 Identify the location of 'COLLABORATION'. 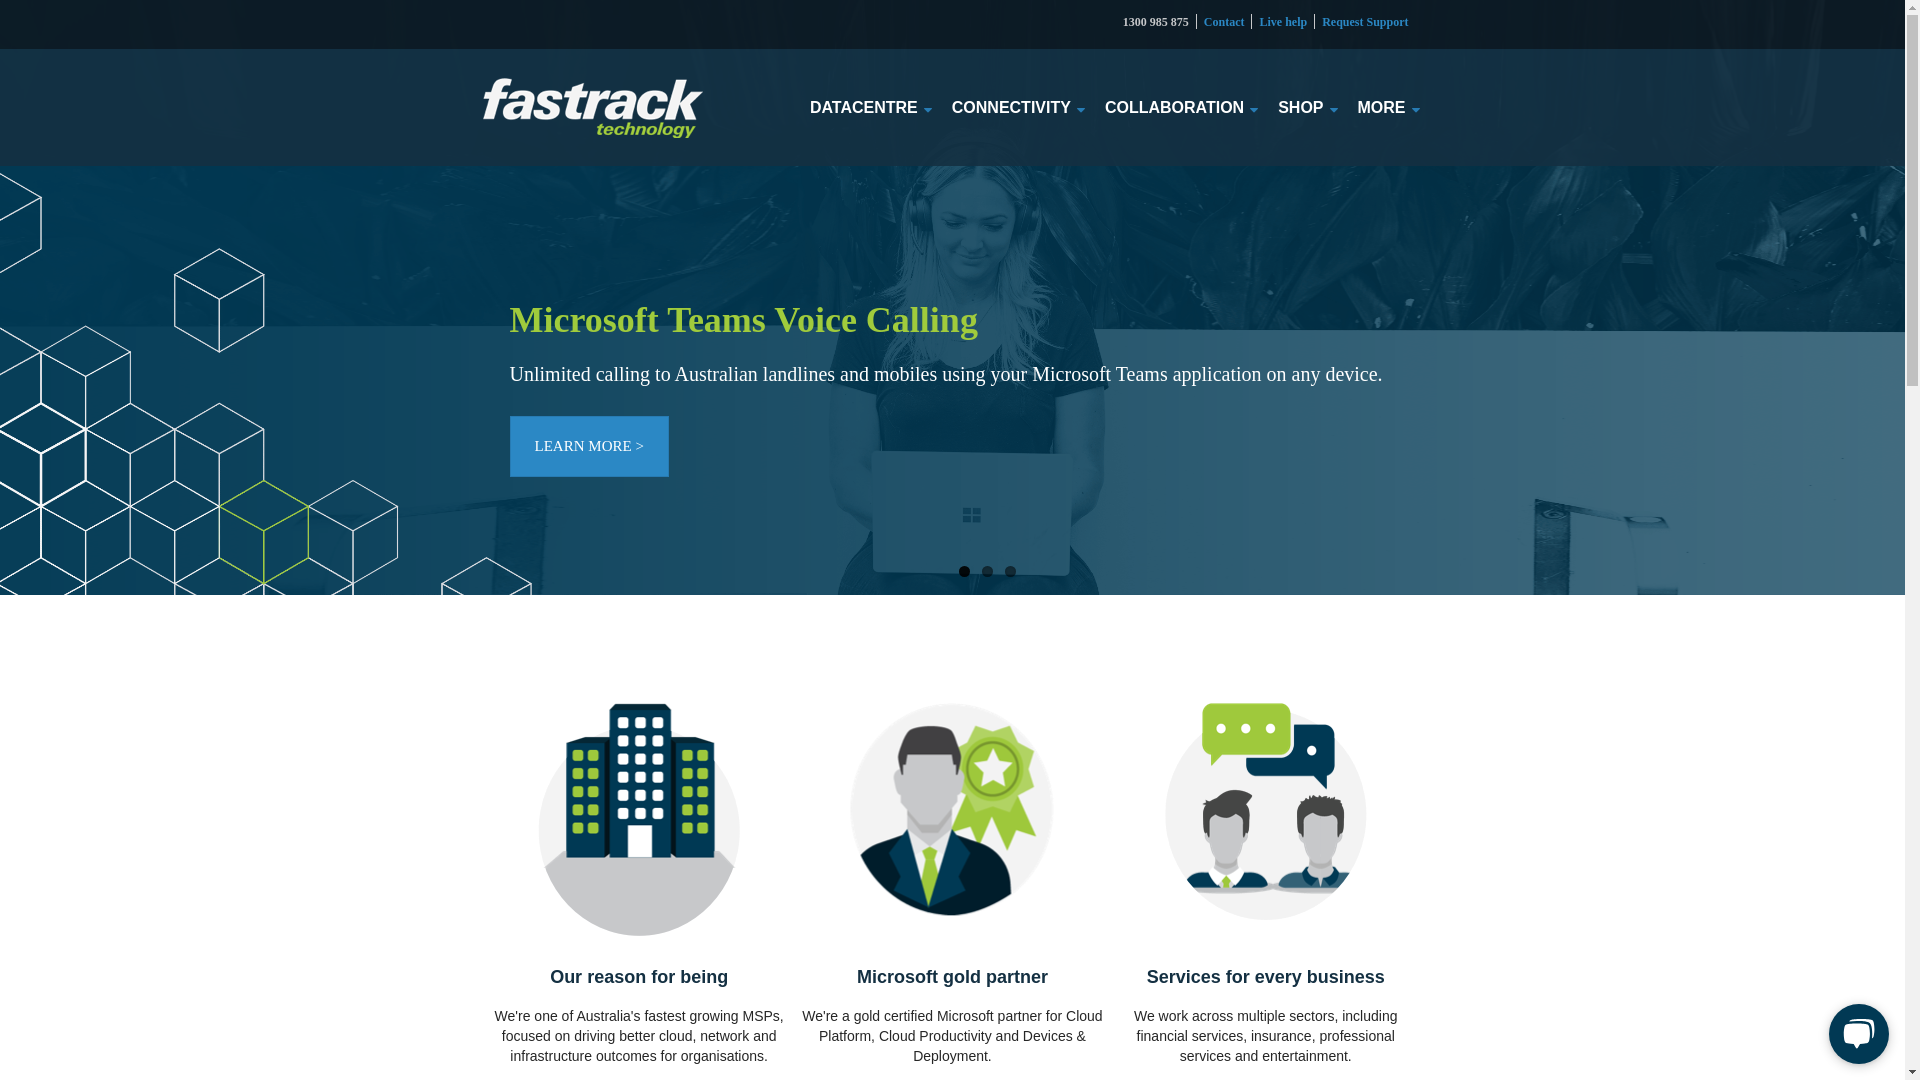
(1103, 107).